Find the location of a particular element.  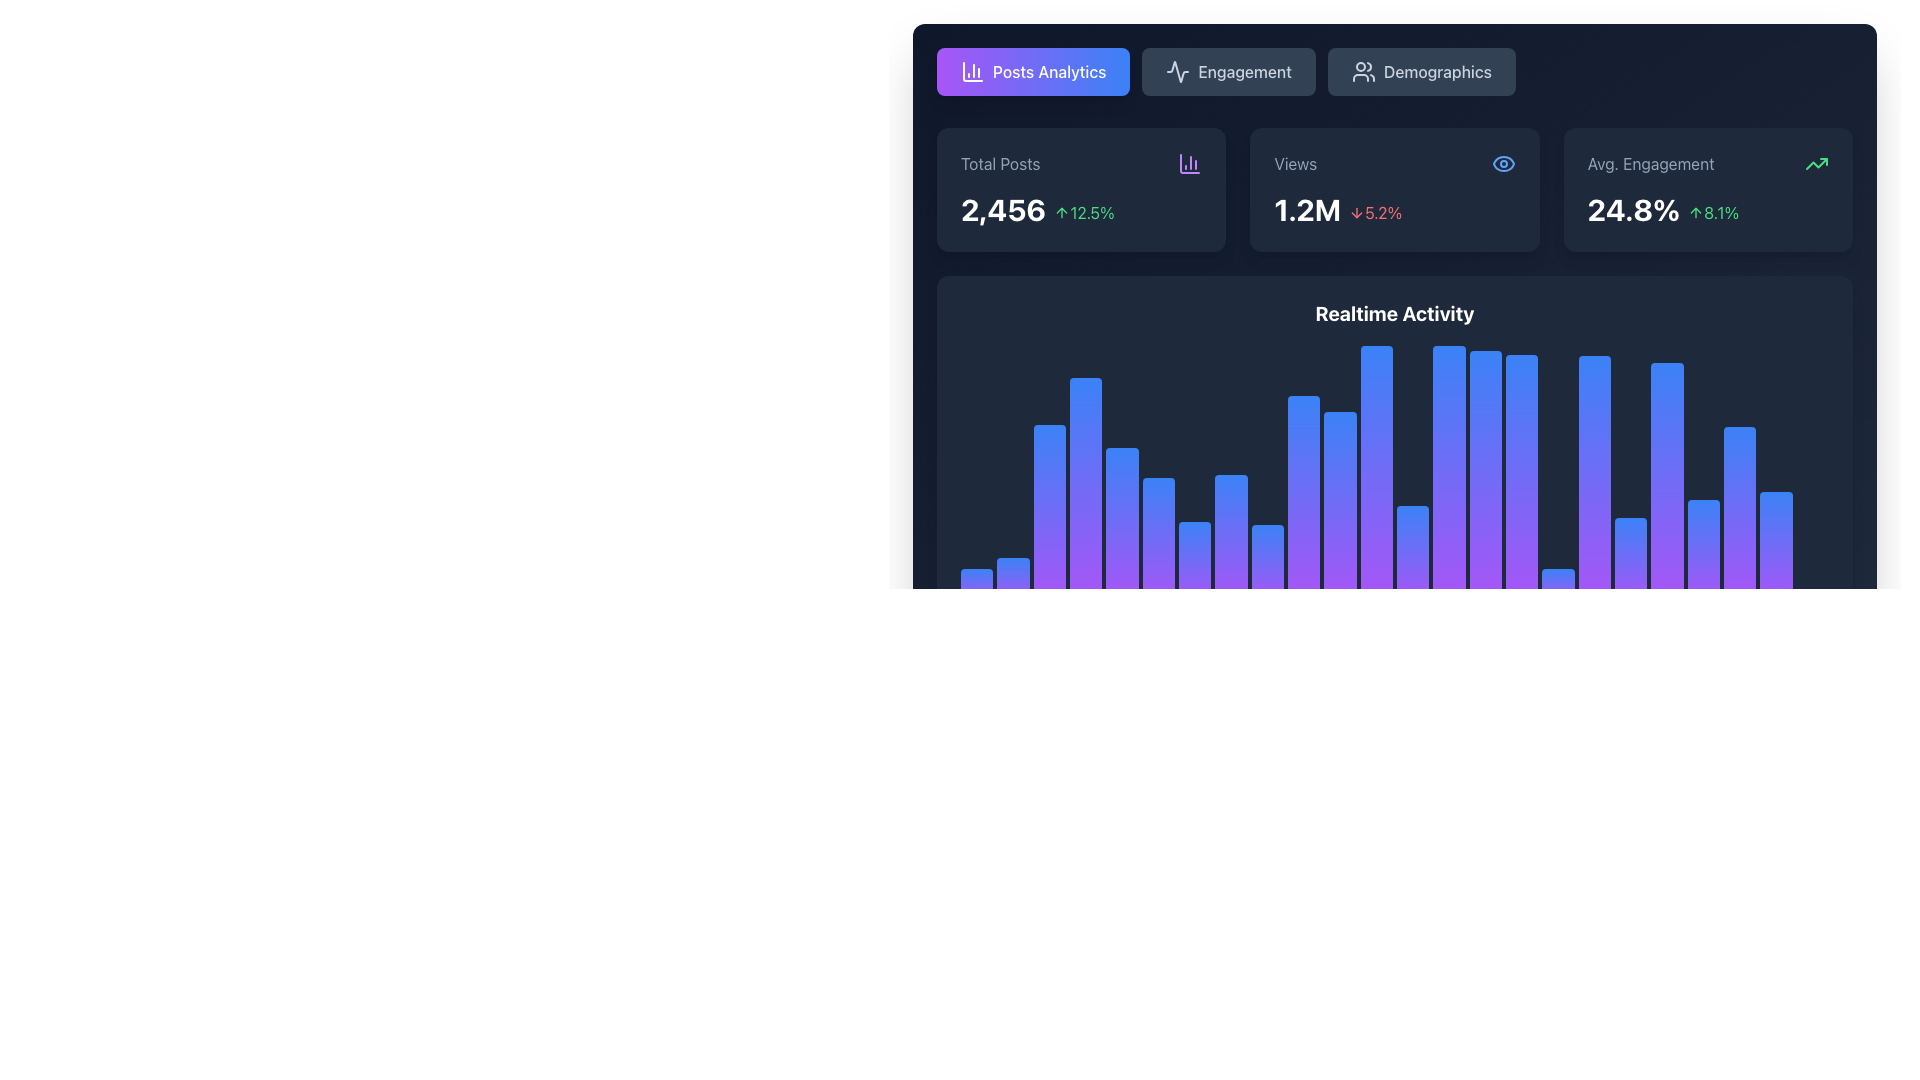

the thirteenth graphical bar in the bar chart located in the 'Realtime Activity' section to filter data is located at coordinates (1412, 489).